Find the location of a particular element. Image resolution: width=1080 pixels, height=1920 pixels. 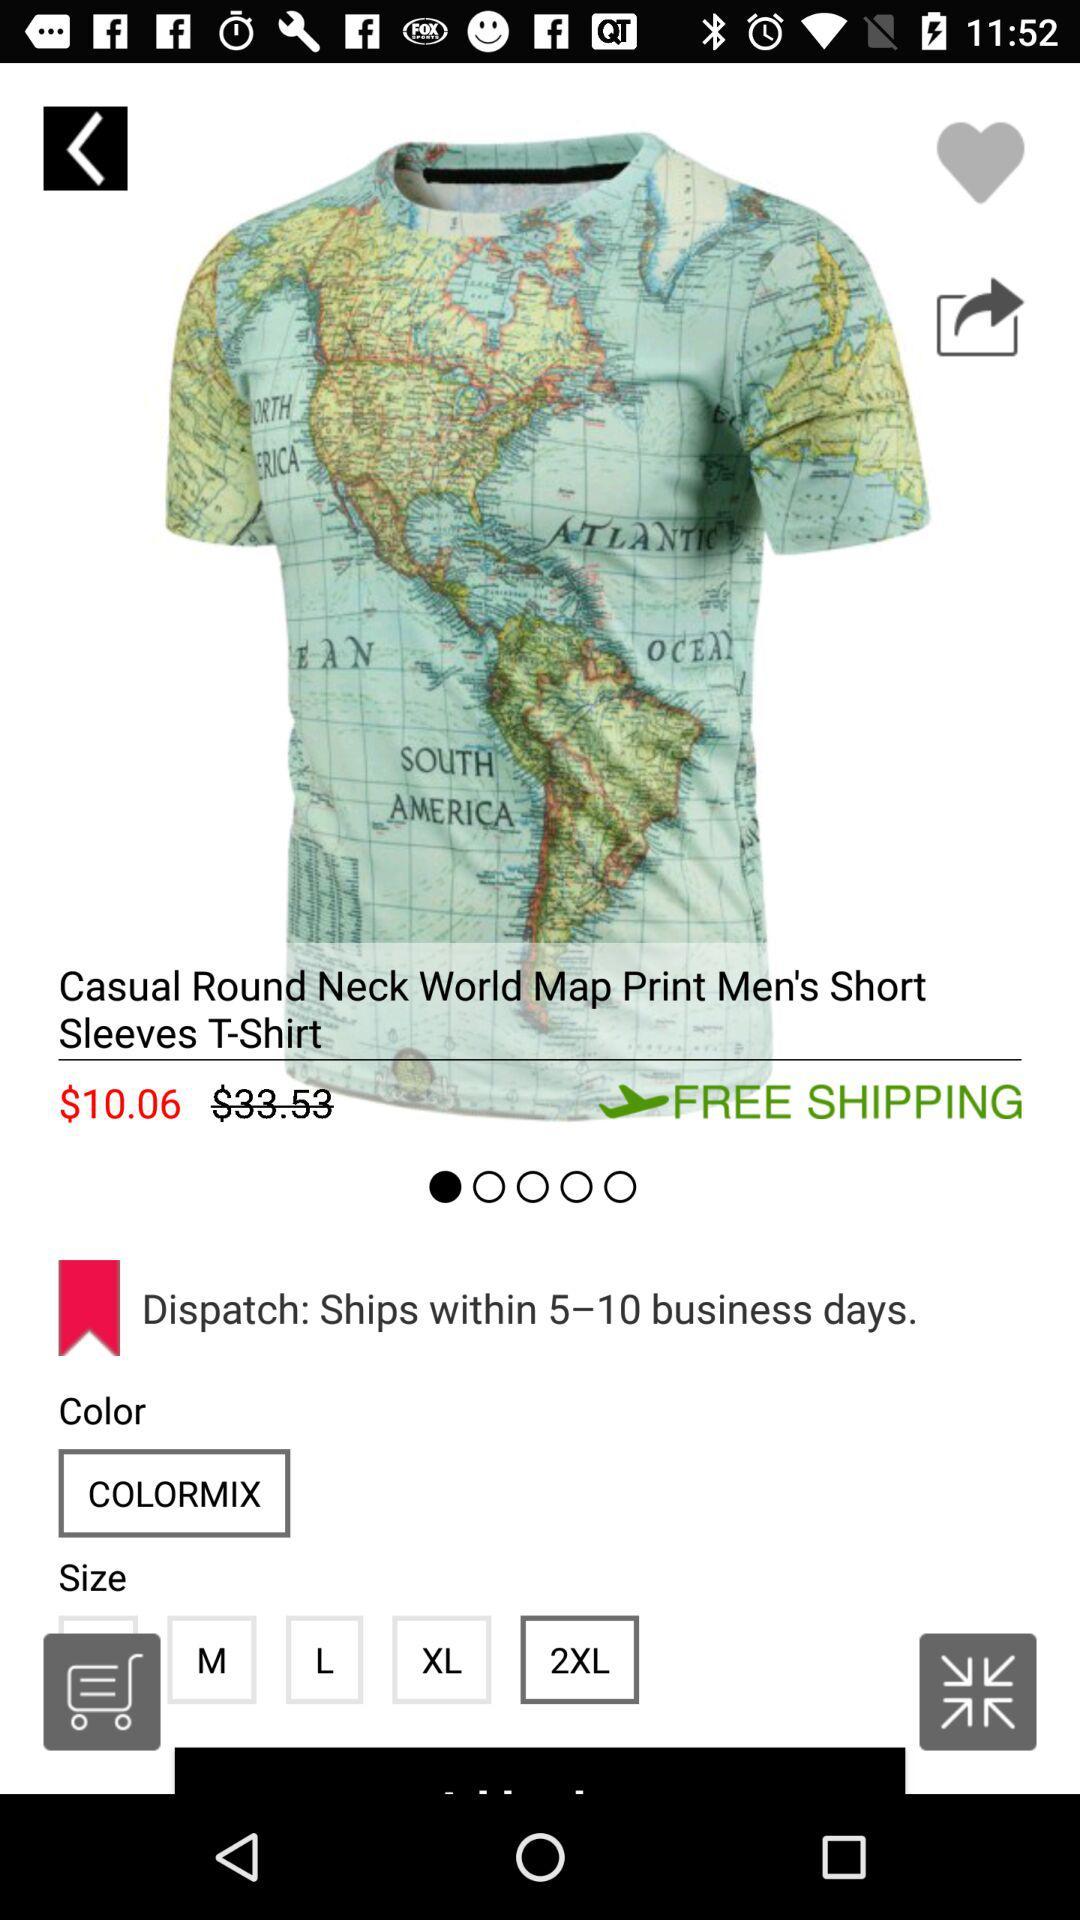

share the item is located at coordinates (979, 316).